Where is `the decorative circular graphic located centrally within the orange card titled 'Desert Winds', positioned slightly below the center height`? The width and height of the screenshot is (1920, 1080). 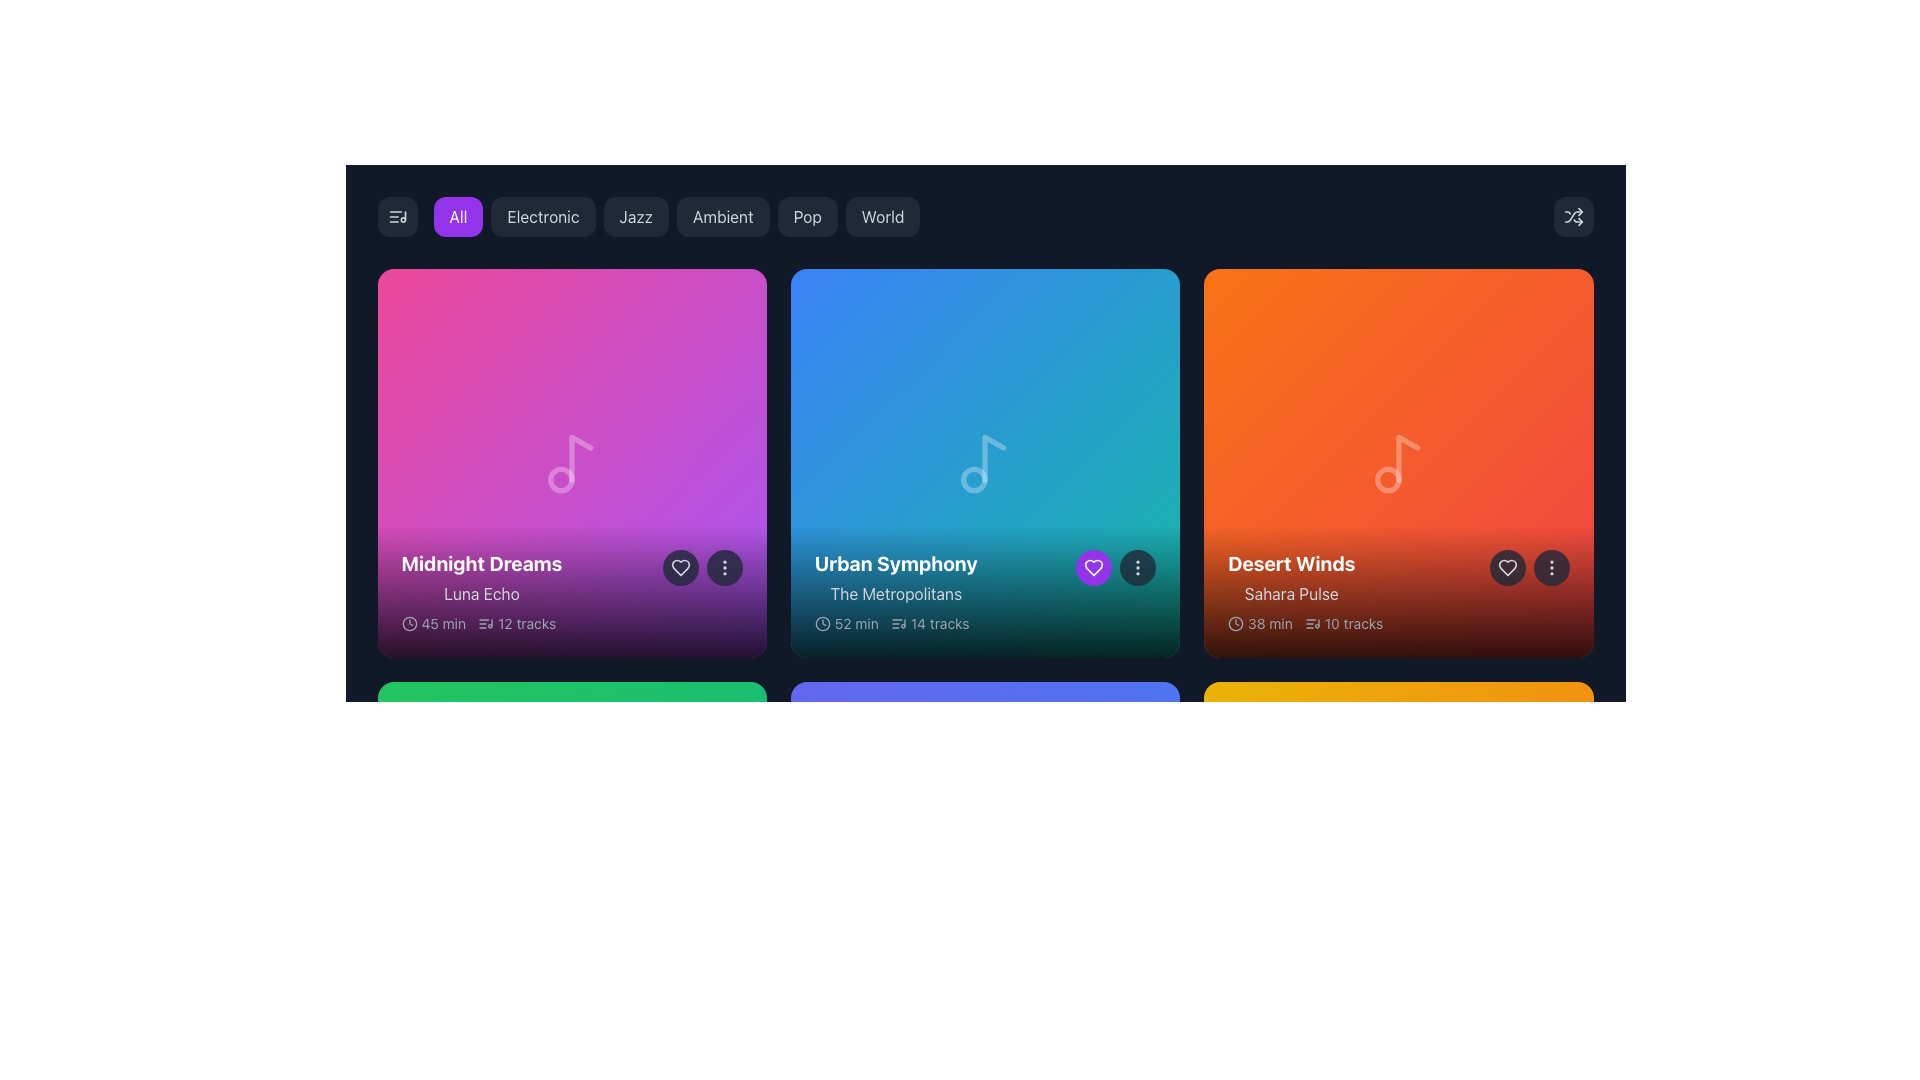
the decorative circular graphic located centrally within the orange card titled 'Desert Winds', positioned slightly below the center height is located at coordinates (1387, 479).